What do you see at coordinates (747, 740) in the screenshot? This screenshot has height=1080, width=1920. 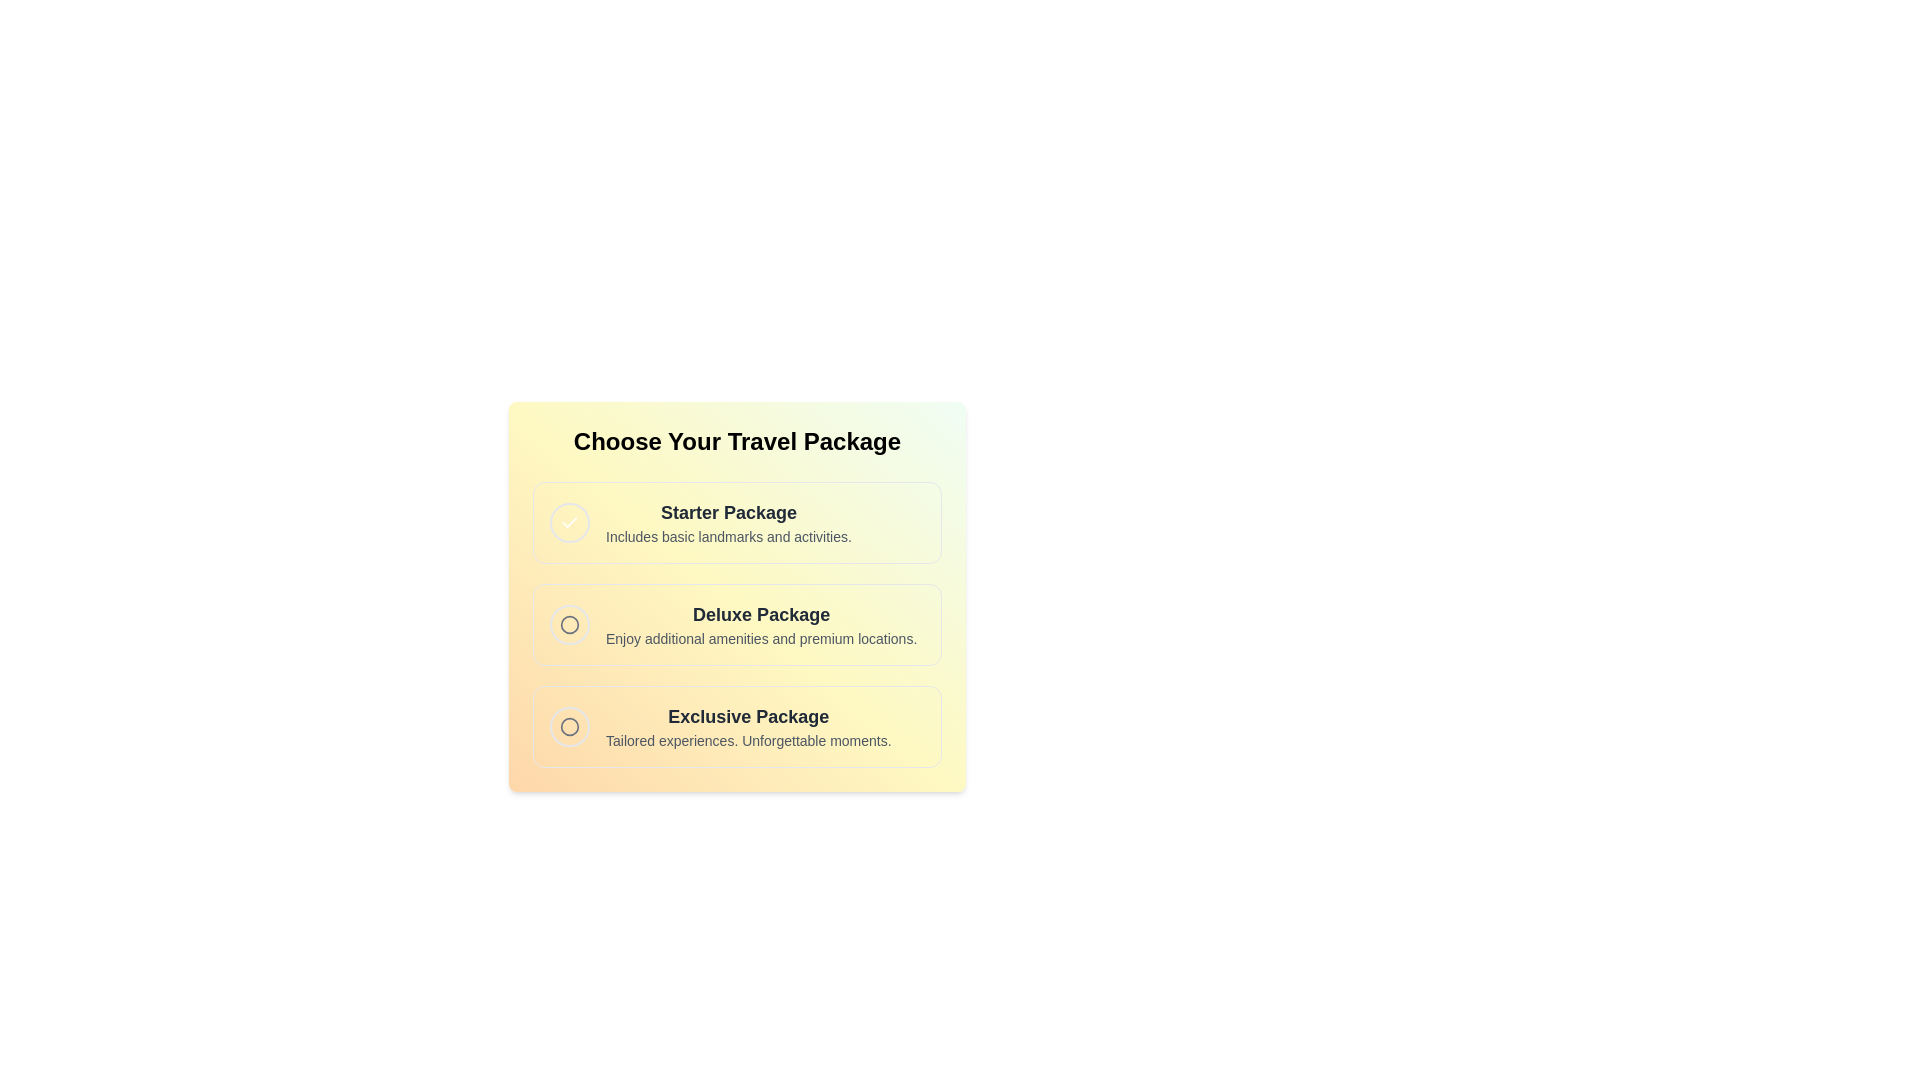 I see `the informative Text Label providing details about the 'Exclusive Package' option, positioned beneath the title 'Exclusive Package' in the third card of travel packages` at bounding box center [747, 740].